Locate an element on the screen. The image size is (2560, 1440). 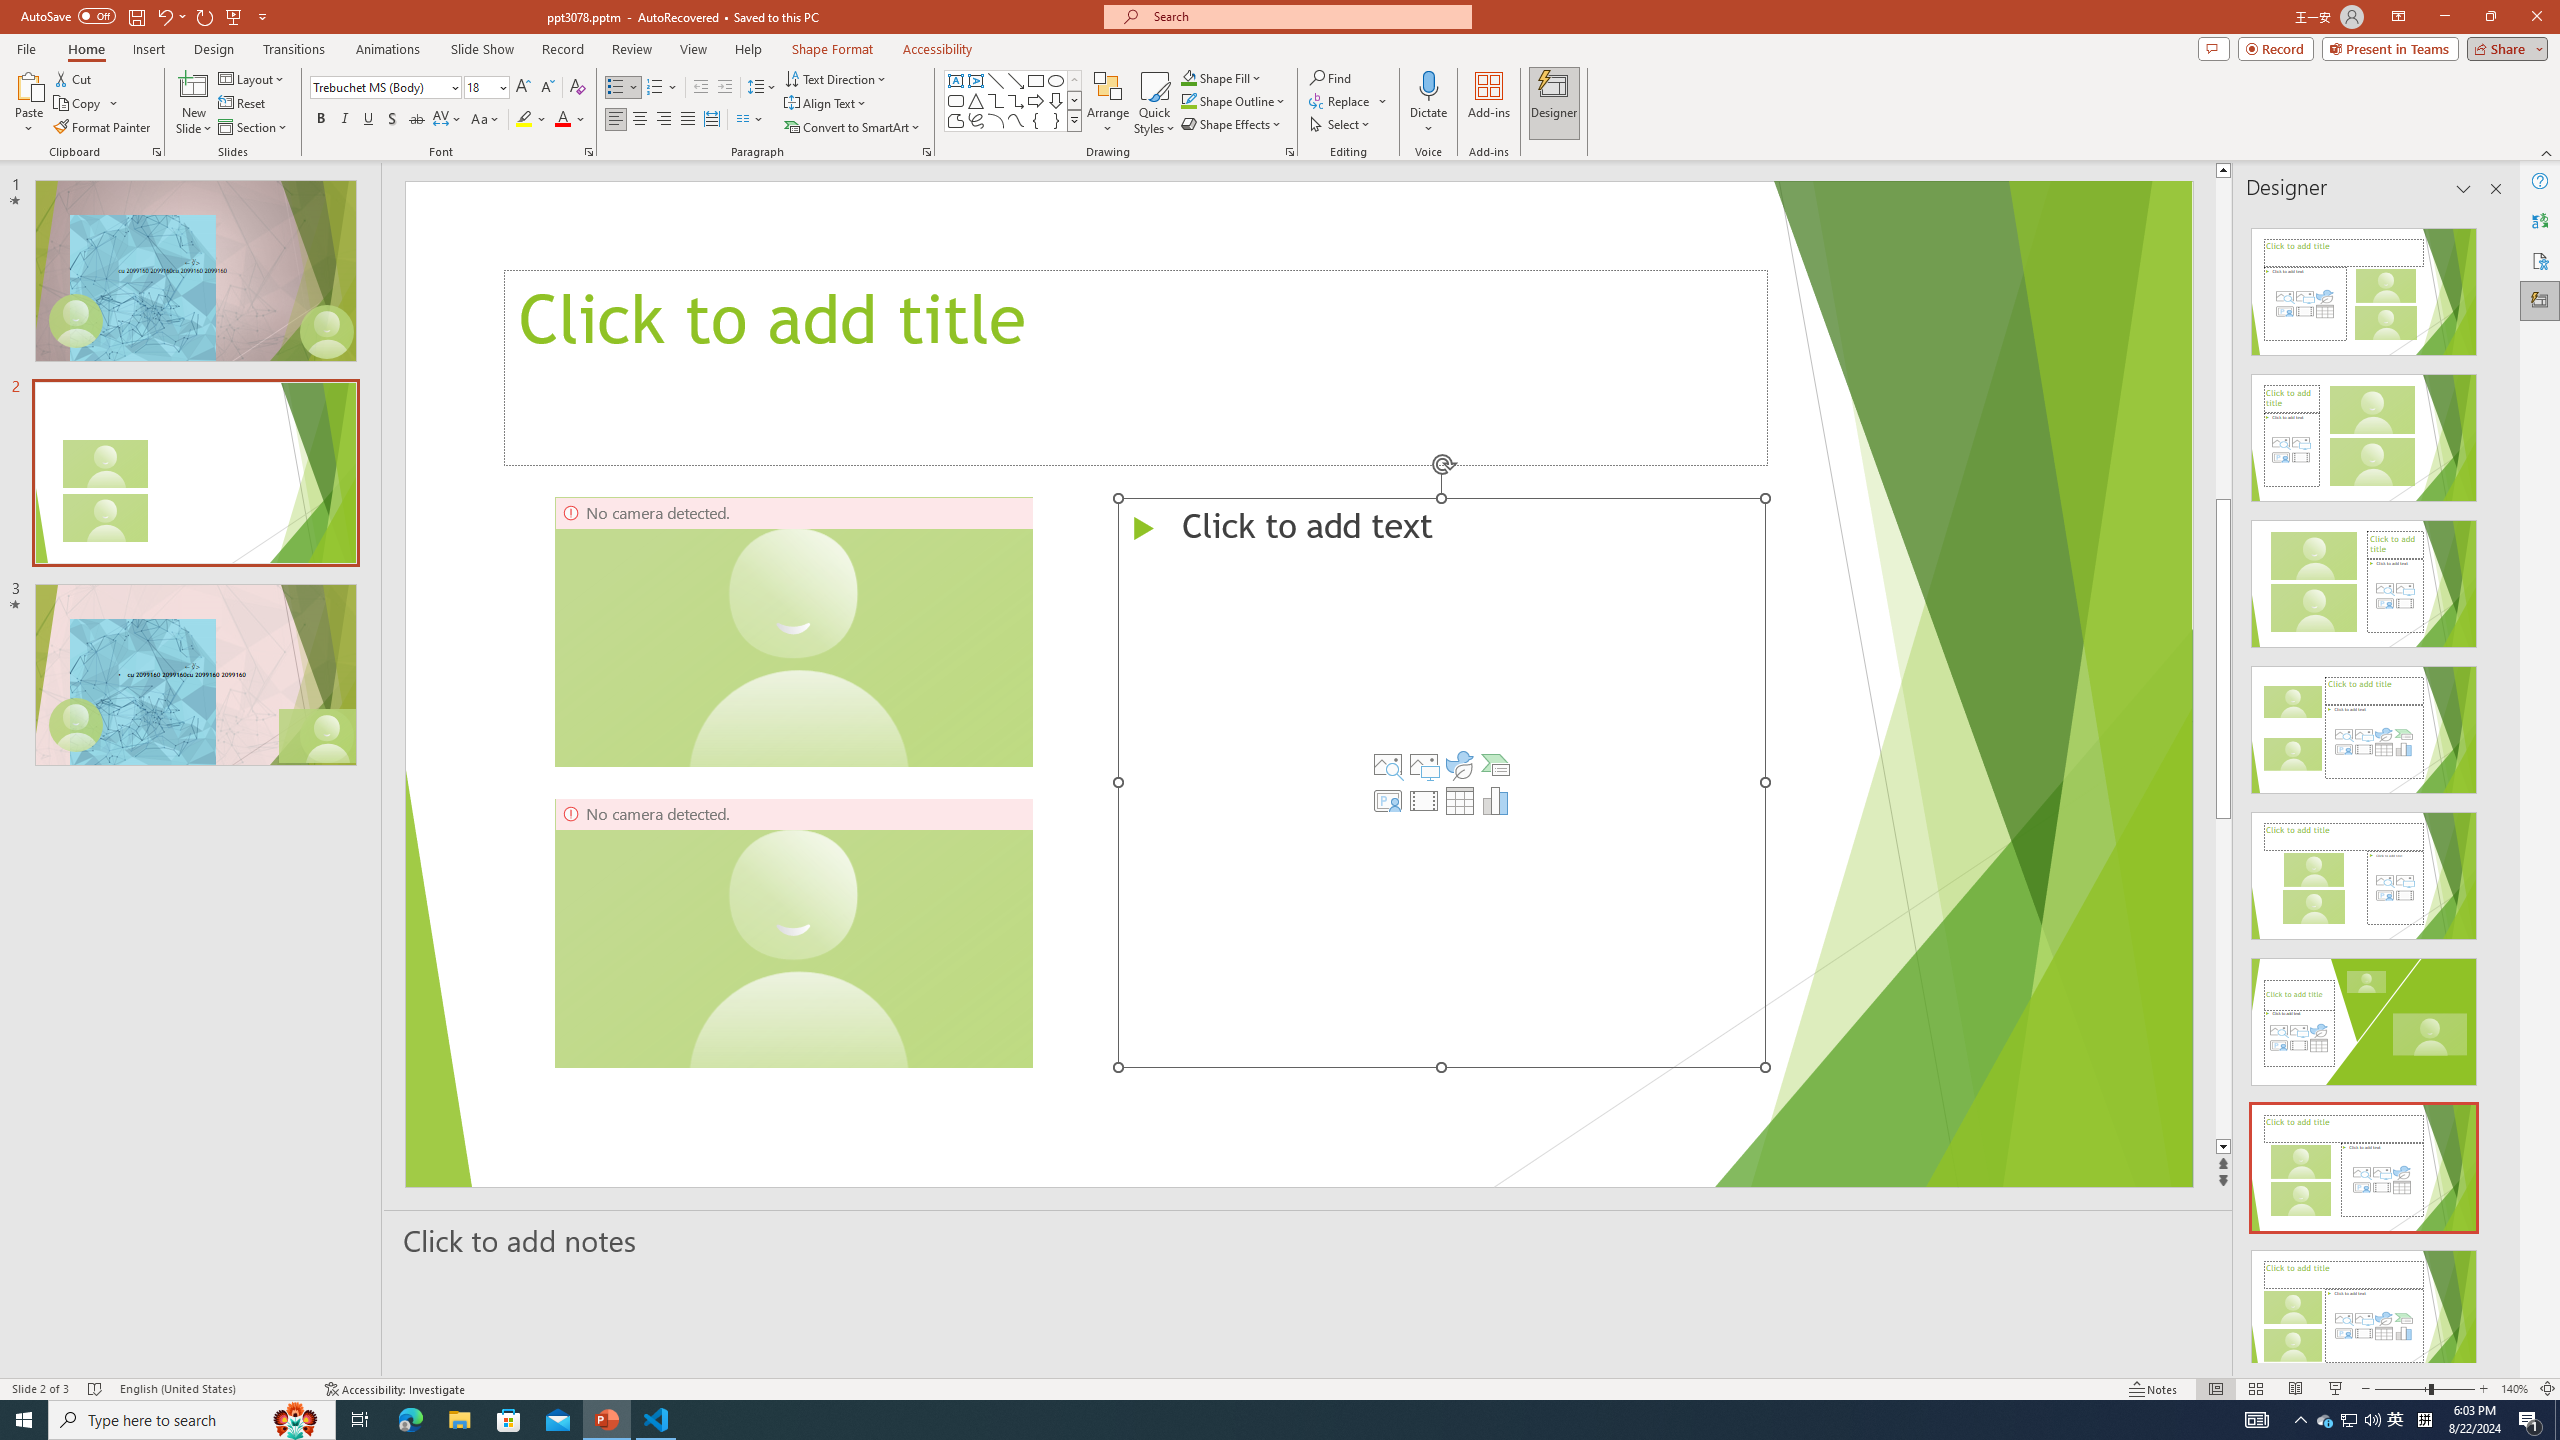
'Insert Table' is located at coordinates (1459, 800).